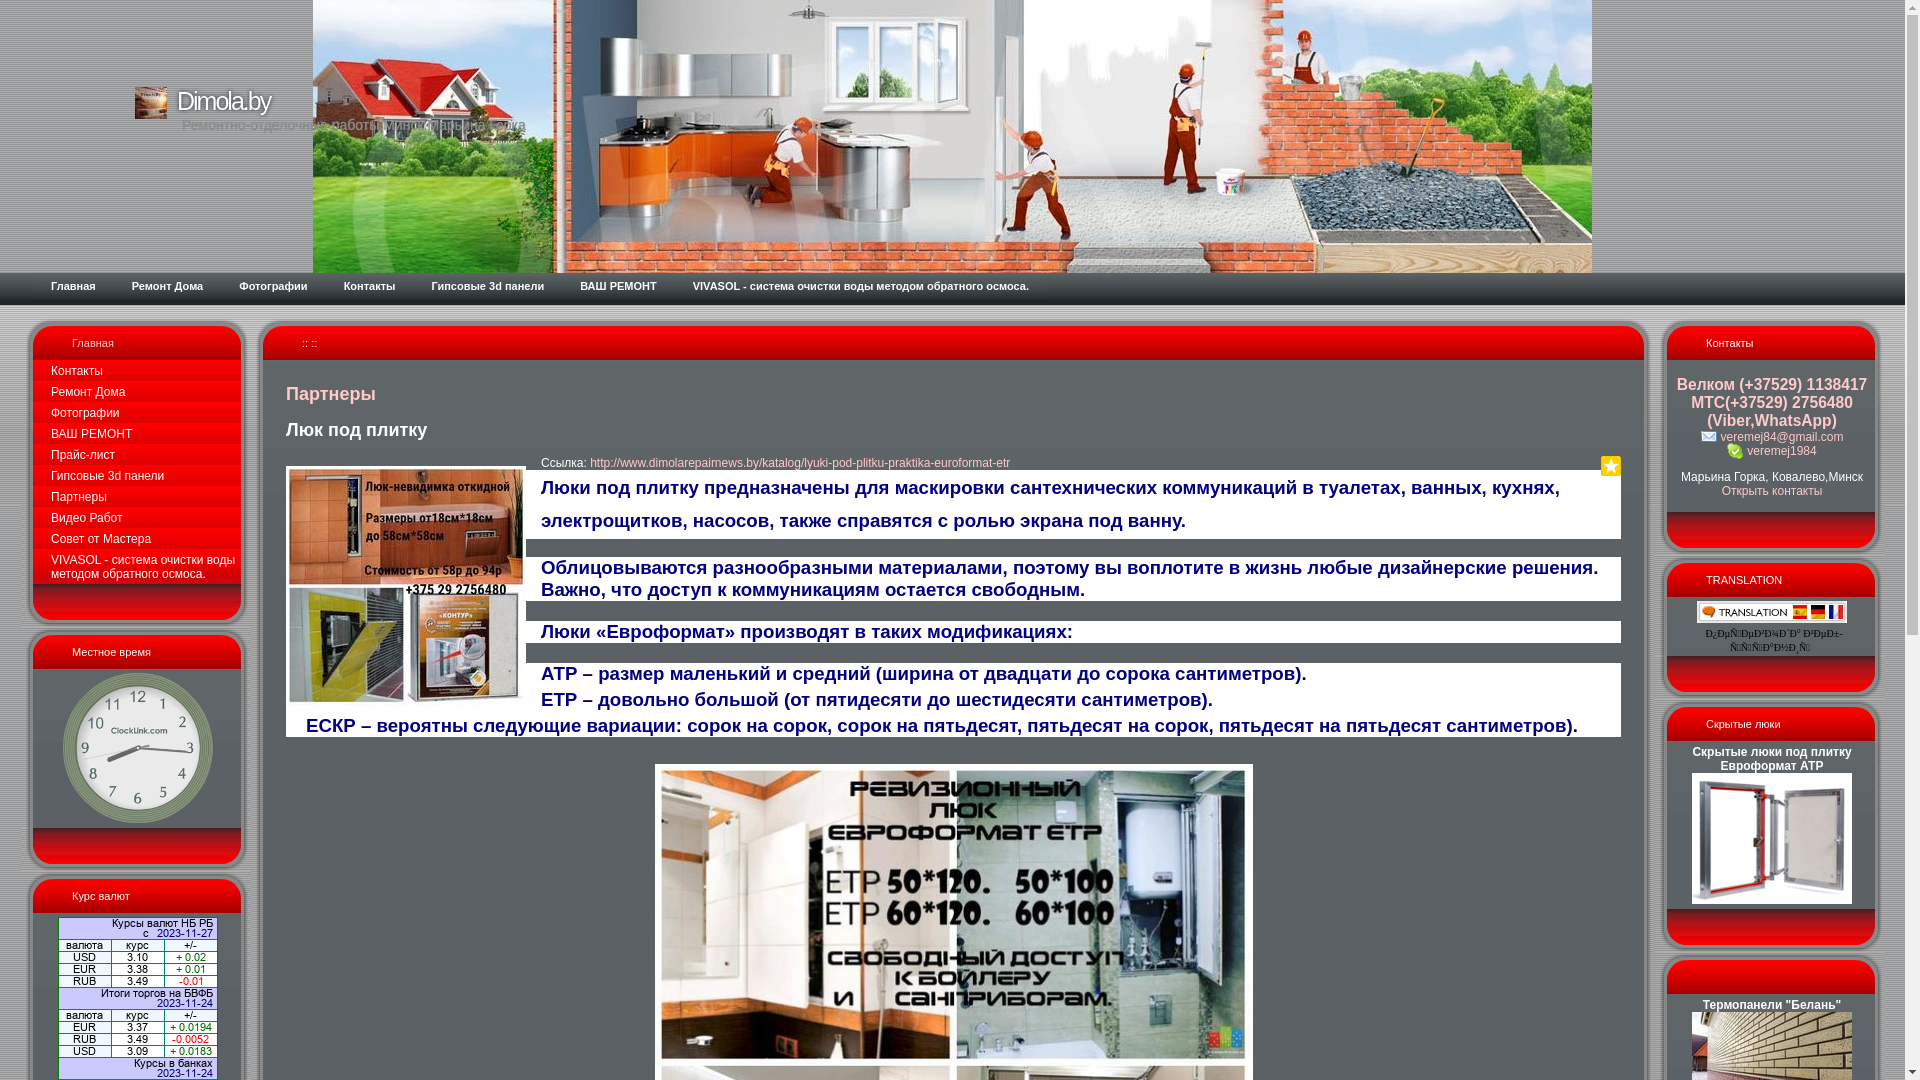 This screenshot has width=1920, height=1080. Describe the element at coordinates (1726, 451) in the screenshot. I see `'veremej1984'` at that location.